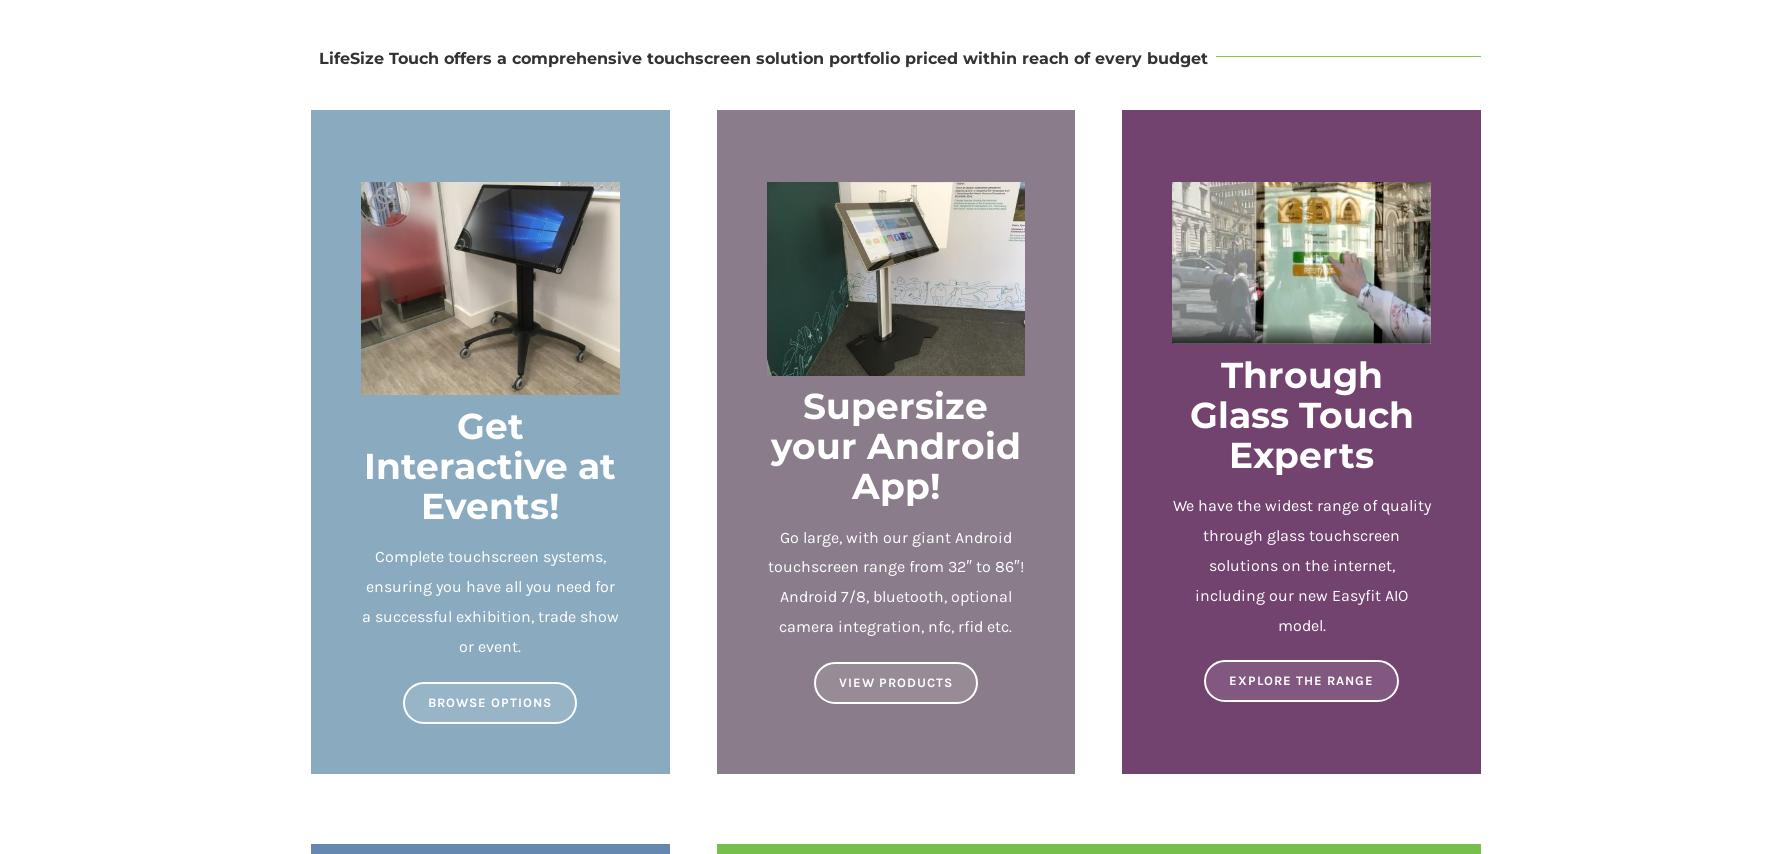 The width and height of the screenshot is (1792, 854). Describe the element at coordinates (763, 57) in the screenshot. I see `'LifeSize Touch offers a comprehensive touchscreen solution portfolio priced within reach of every budget'` at that location.